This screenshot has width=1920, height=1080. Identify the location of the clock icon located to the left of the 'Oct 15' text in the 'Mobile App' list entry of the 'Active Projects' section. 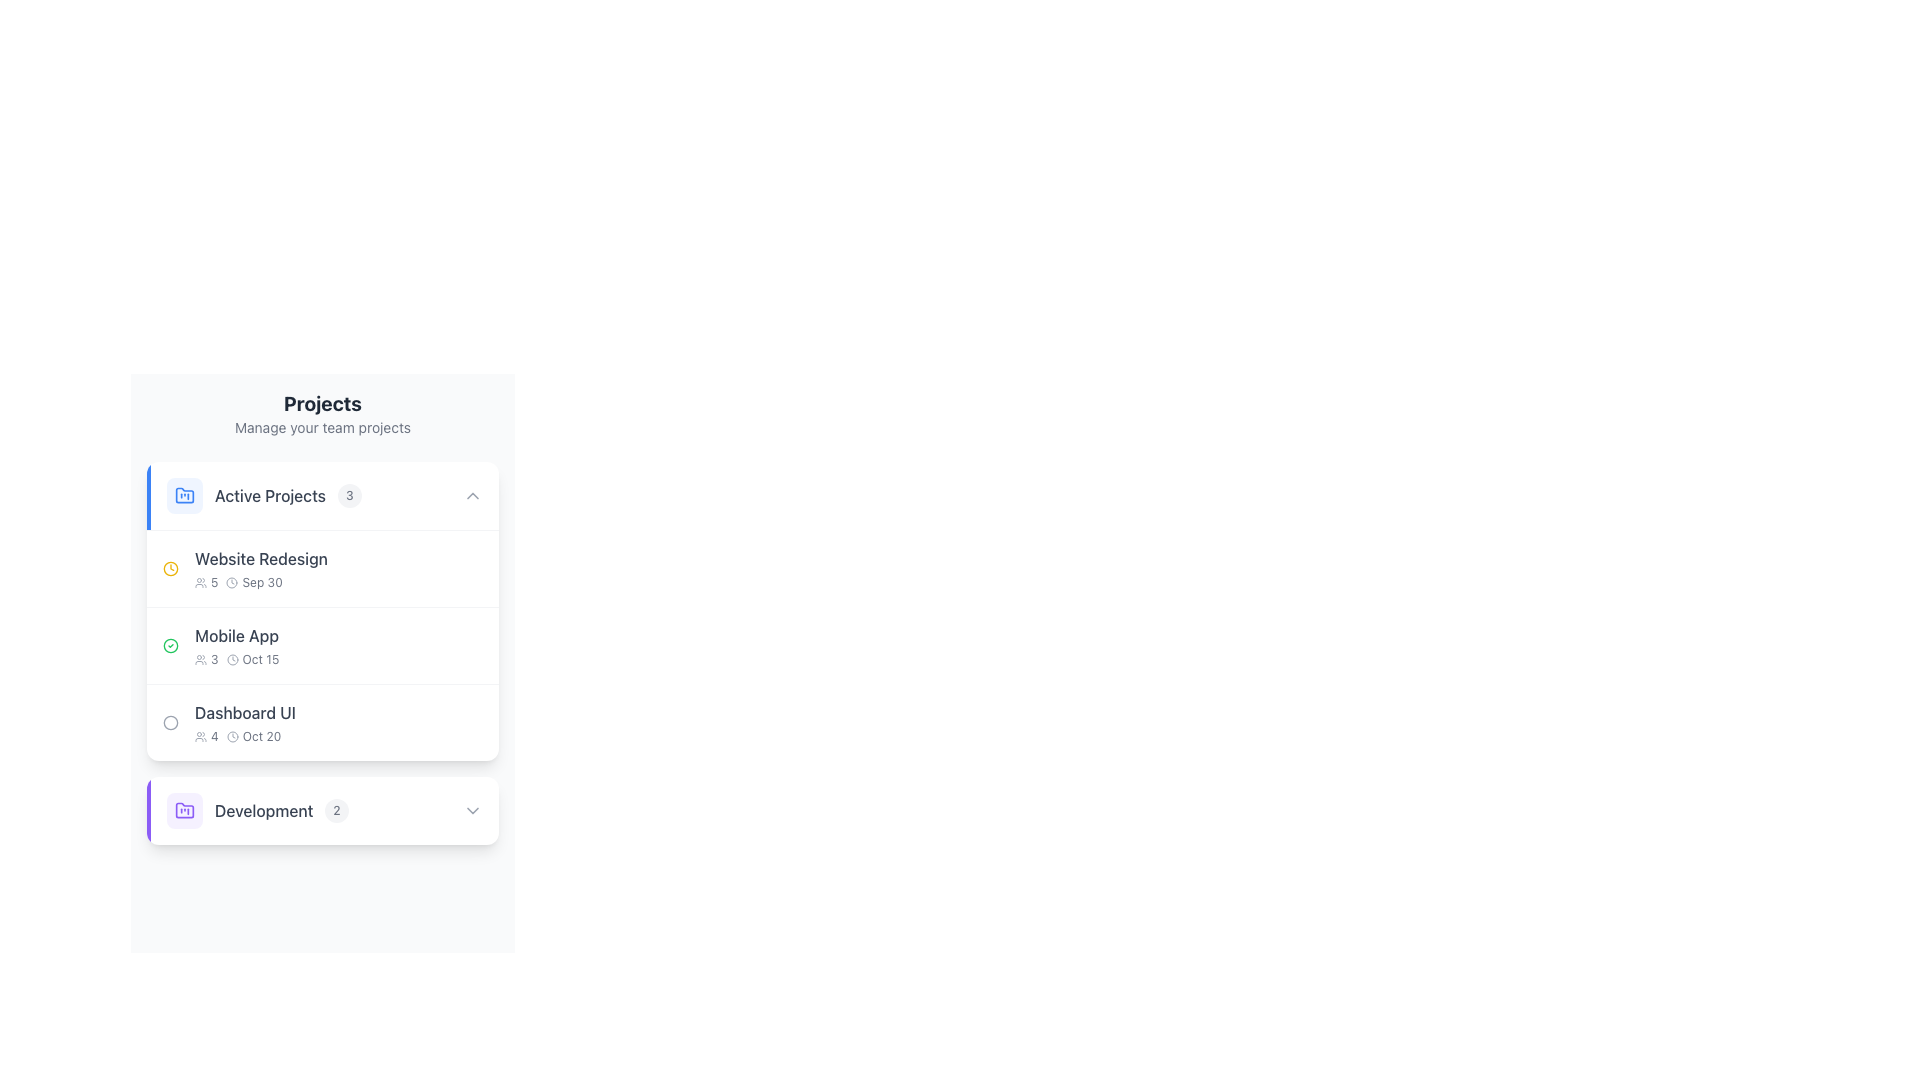
(232, 659).